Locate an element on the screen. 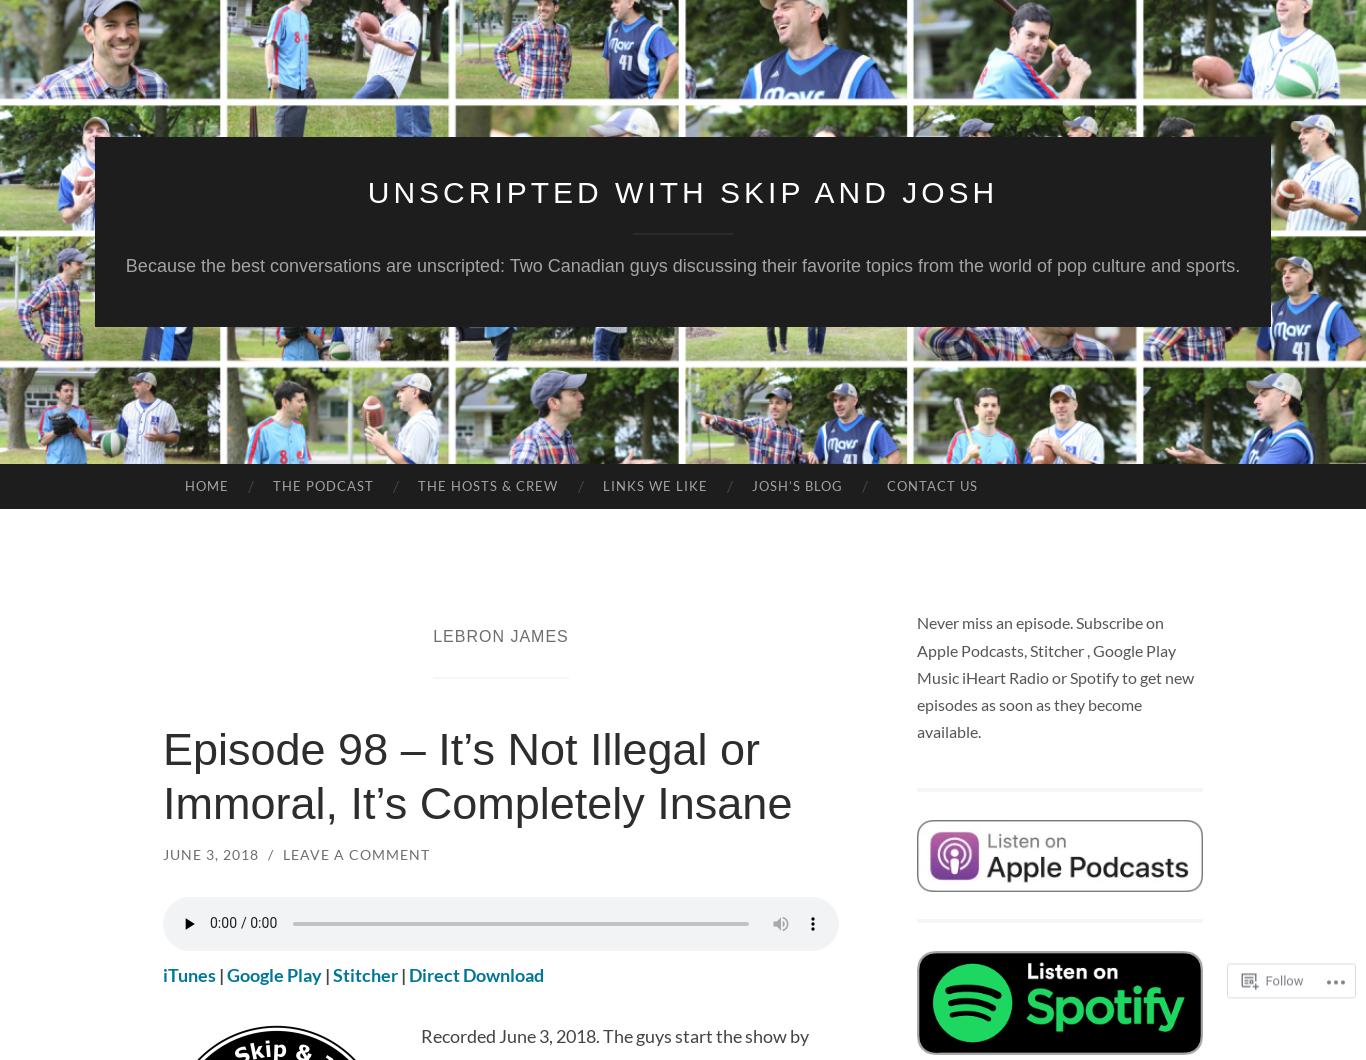  'Direct Download' is located at coordinates (476, 973).